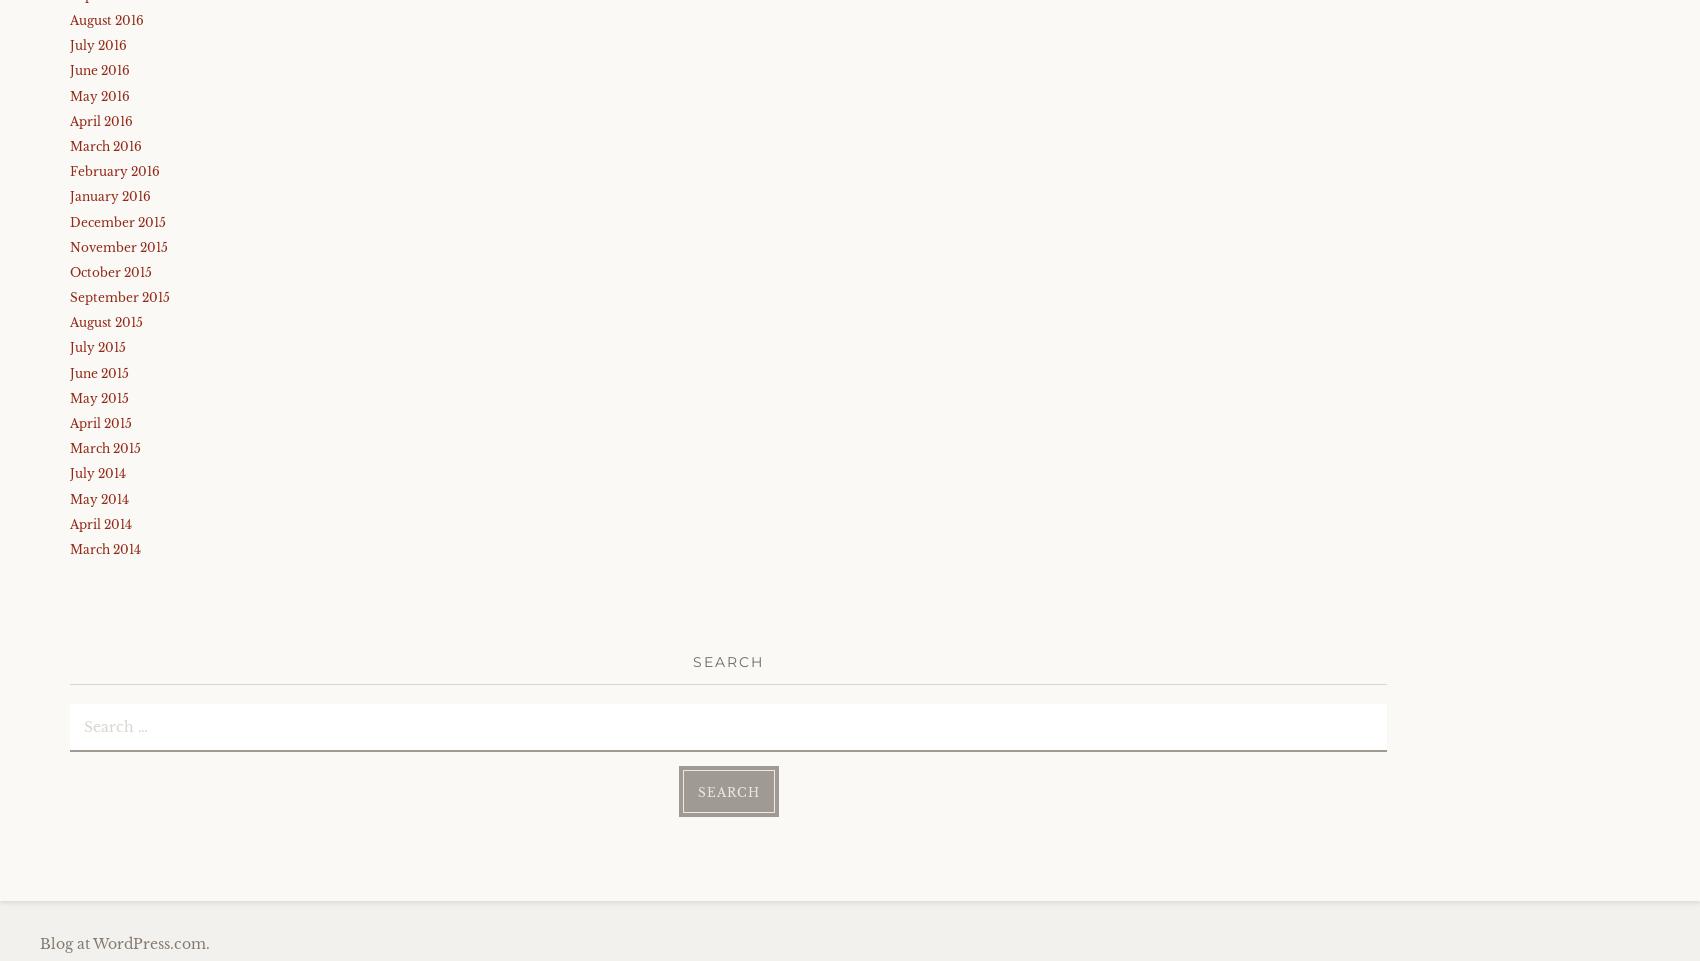 The width and height of the screenshot is (1700, 961). Describe the element at coordinates (70, 472) in the screenshot. I see `'July 2014'` at that location.